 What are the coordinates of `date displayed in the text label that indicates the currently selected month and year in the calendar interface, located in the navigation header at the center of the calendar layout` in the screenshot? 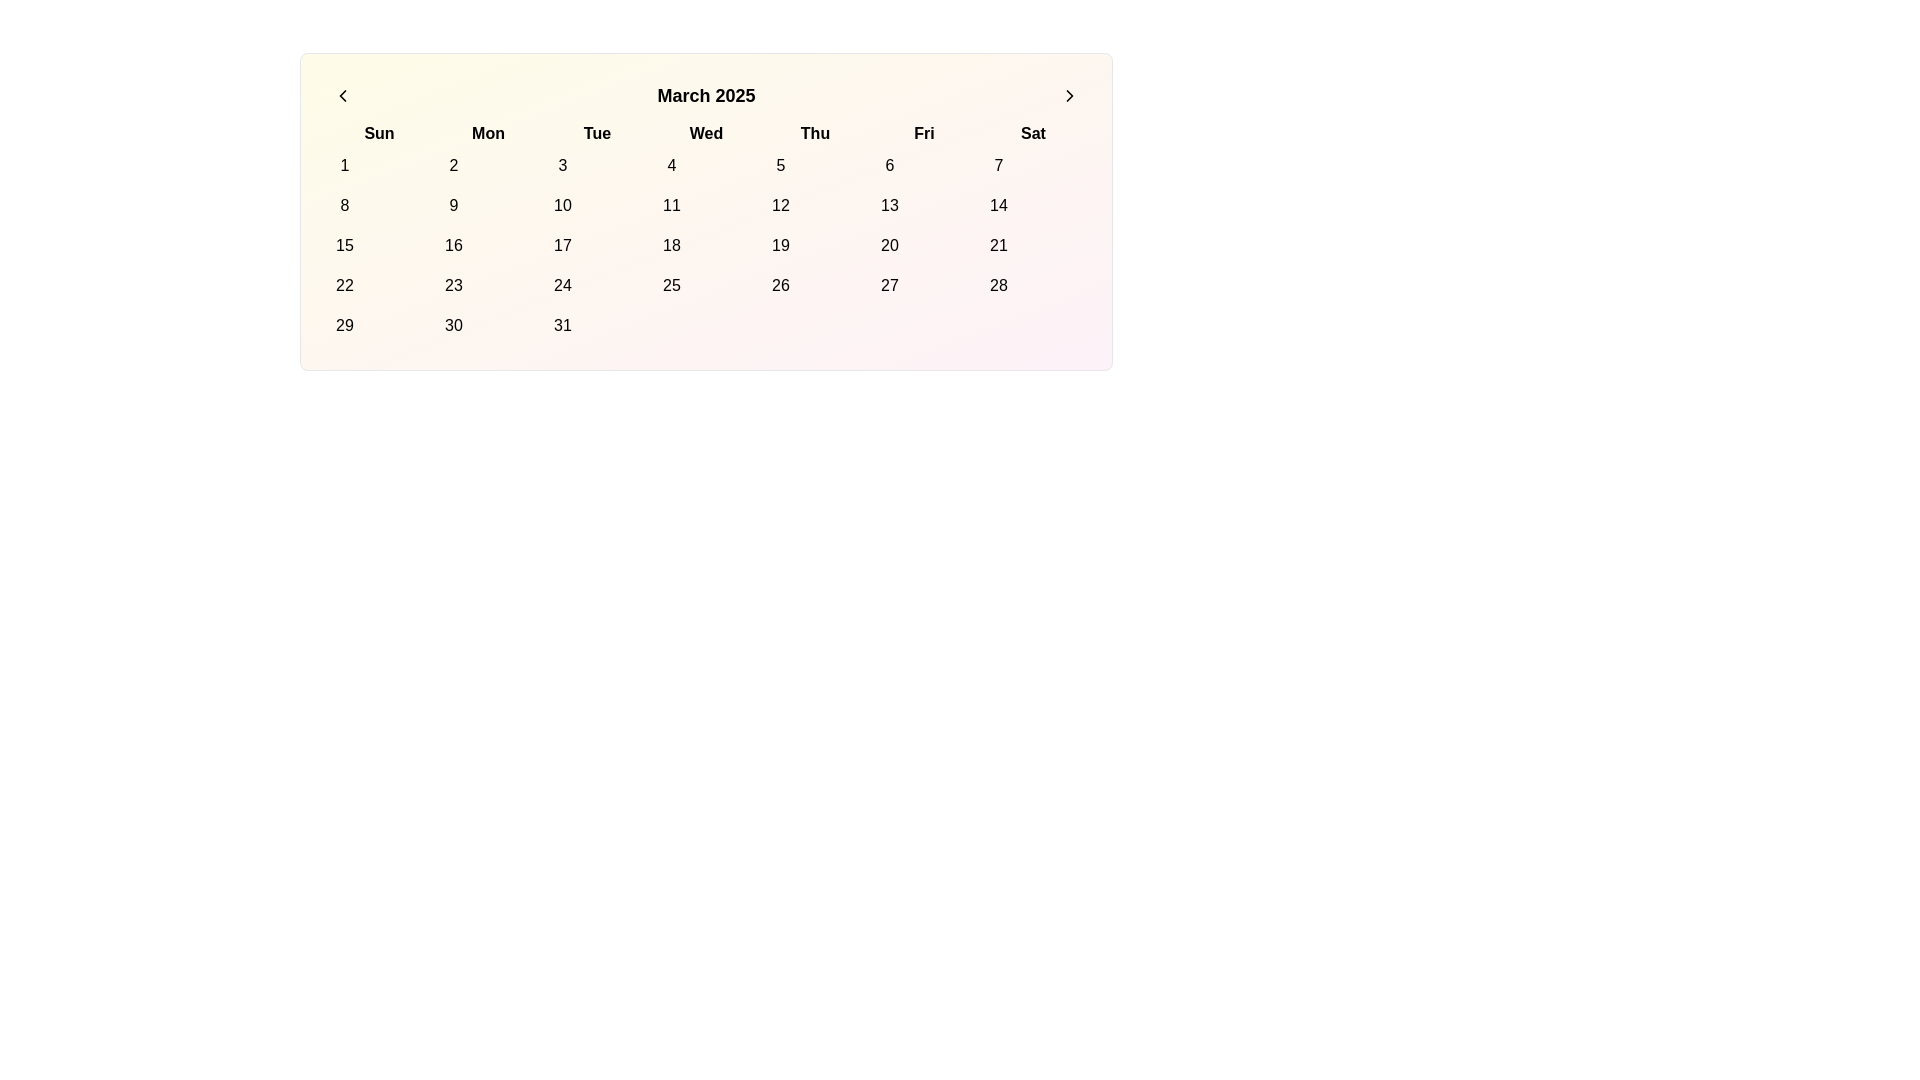 It's located at (706, 96).